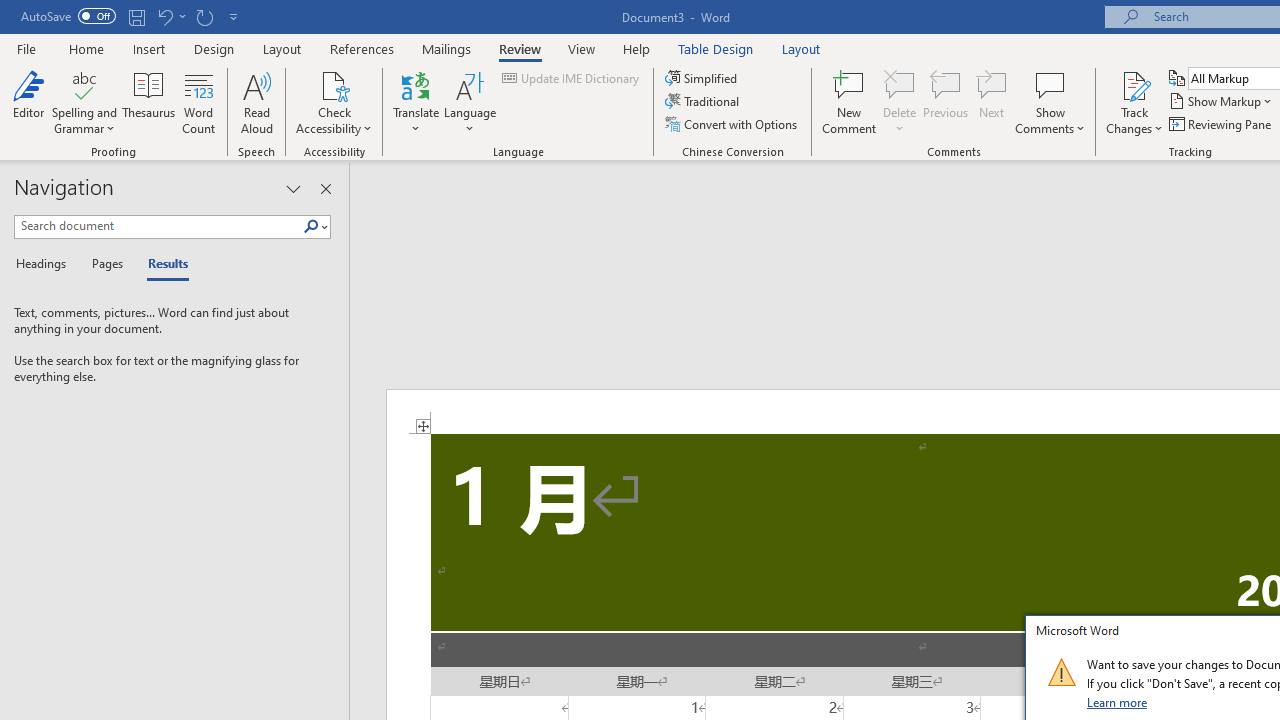 Image resolution: width=1280 pixels, height=720 pixels. Describe the element at coordinates (255, 103) in the screenshot. I see `'Read Aloud'` at that location.